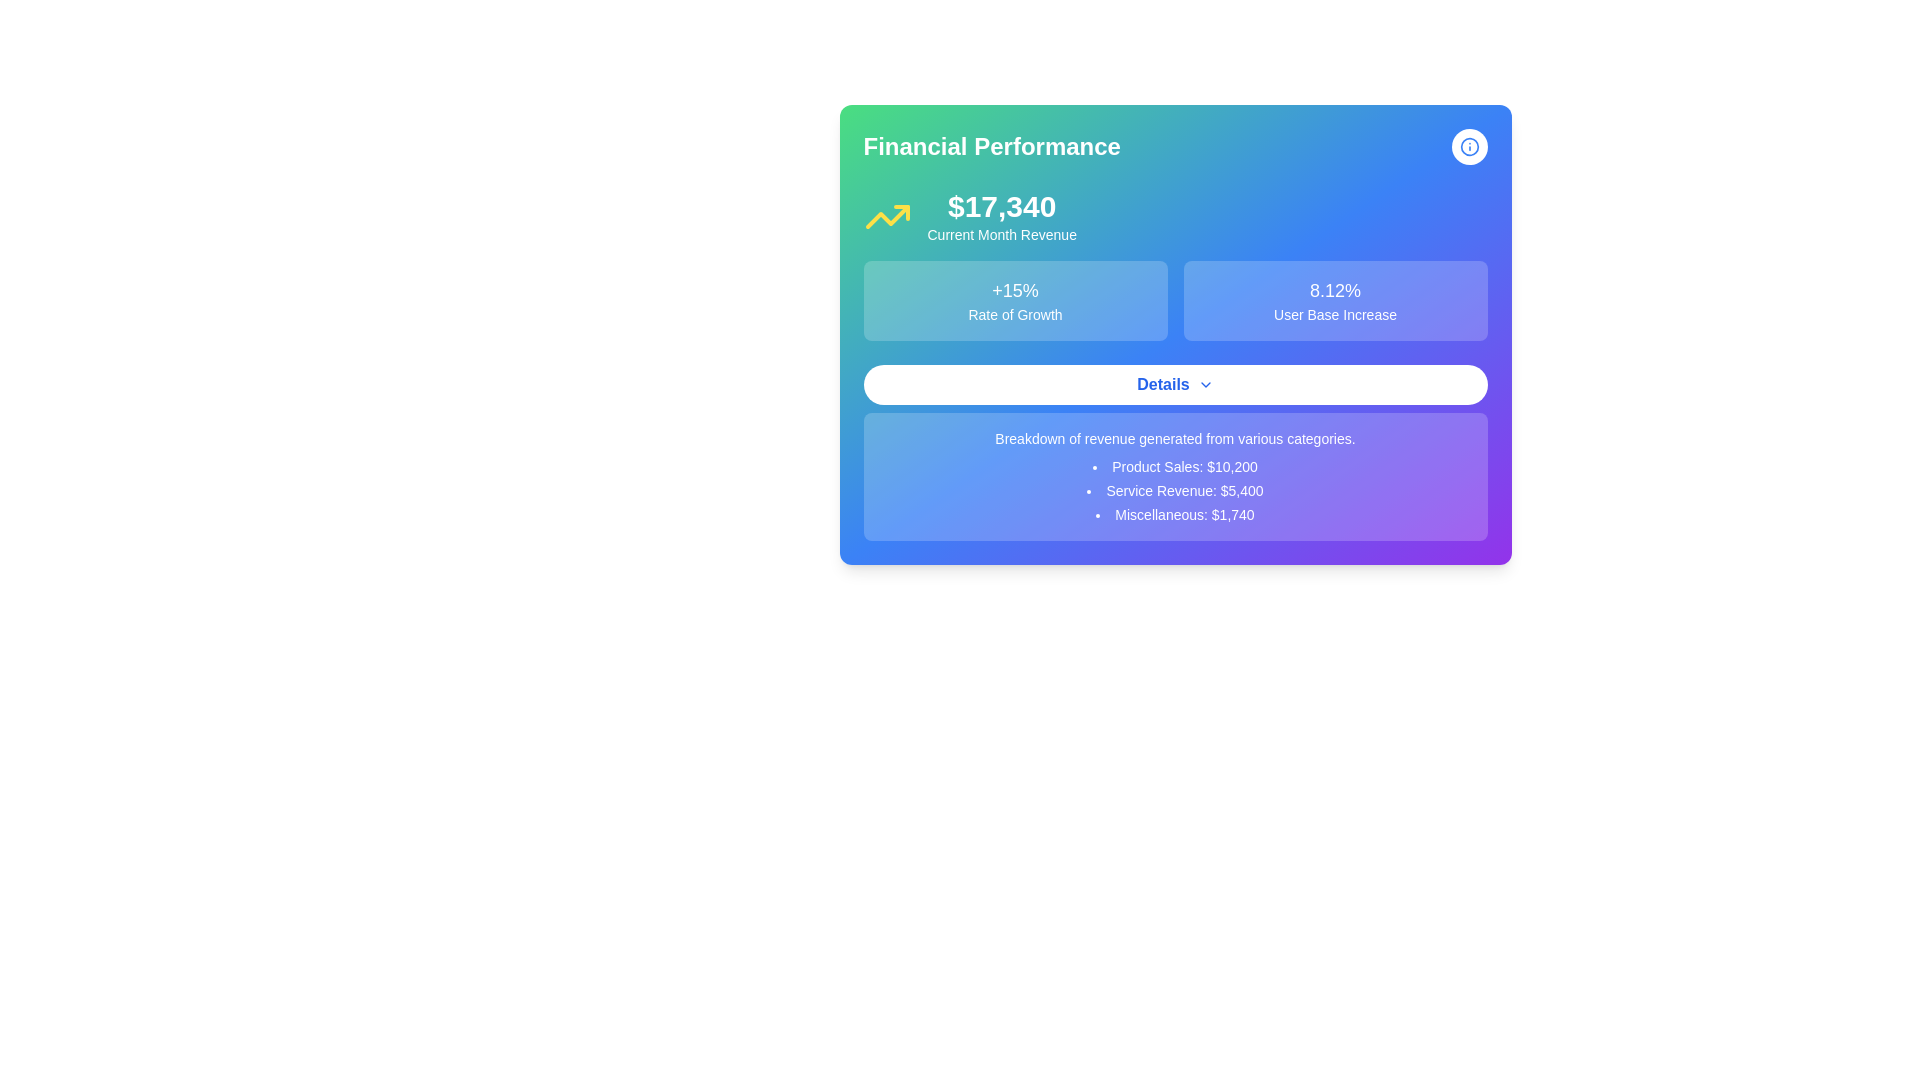 This screenshot has height=1080, width=1920. What do you see at coordinates (1015, 315) in the screenshot?
I see `the text label displaying 'Rate of Growth' located below the percentage value '+15%' within a rounded shaded background` at bounding box center [1015, 315].